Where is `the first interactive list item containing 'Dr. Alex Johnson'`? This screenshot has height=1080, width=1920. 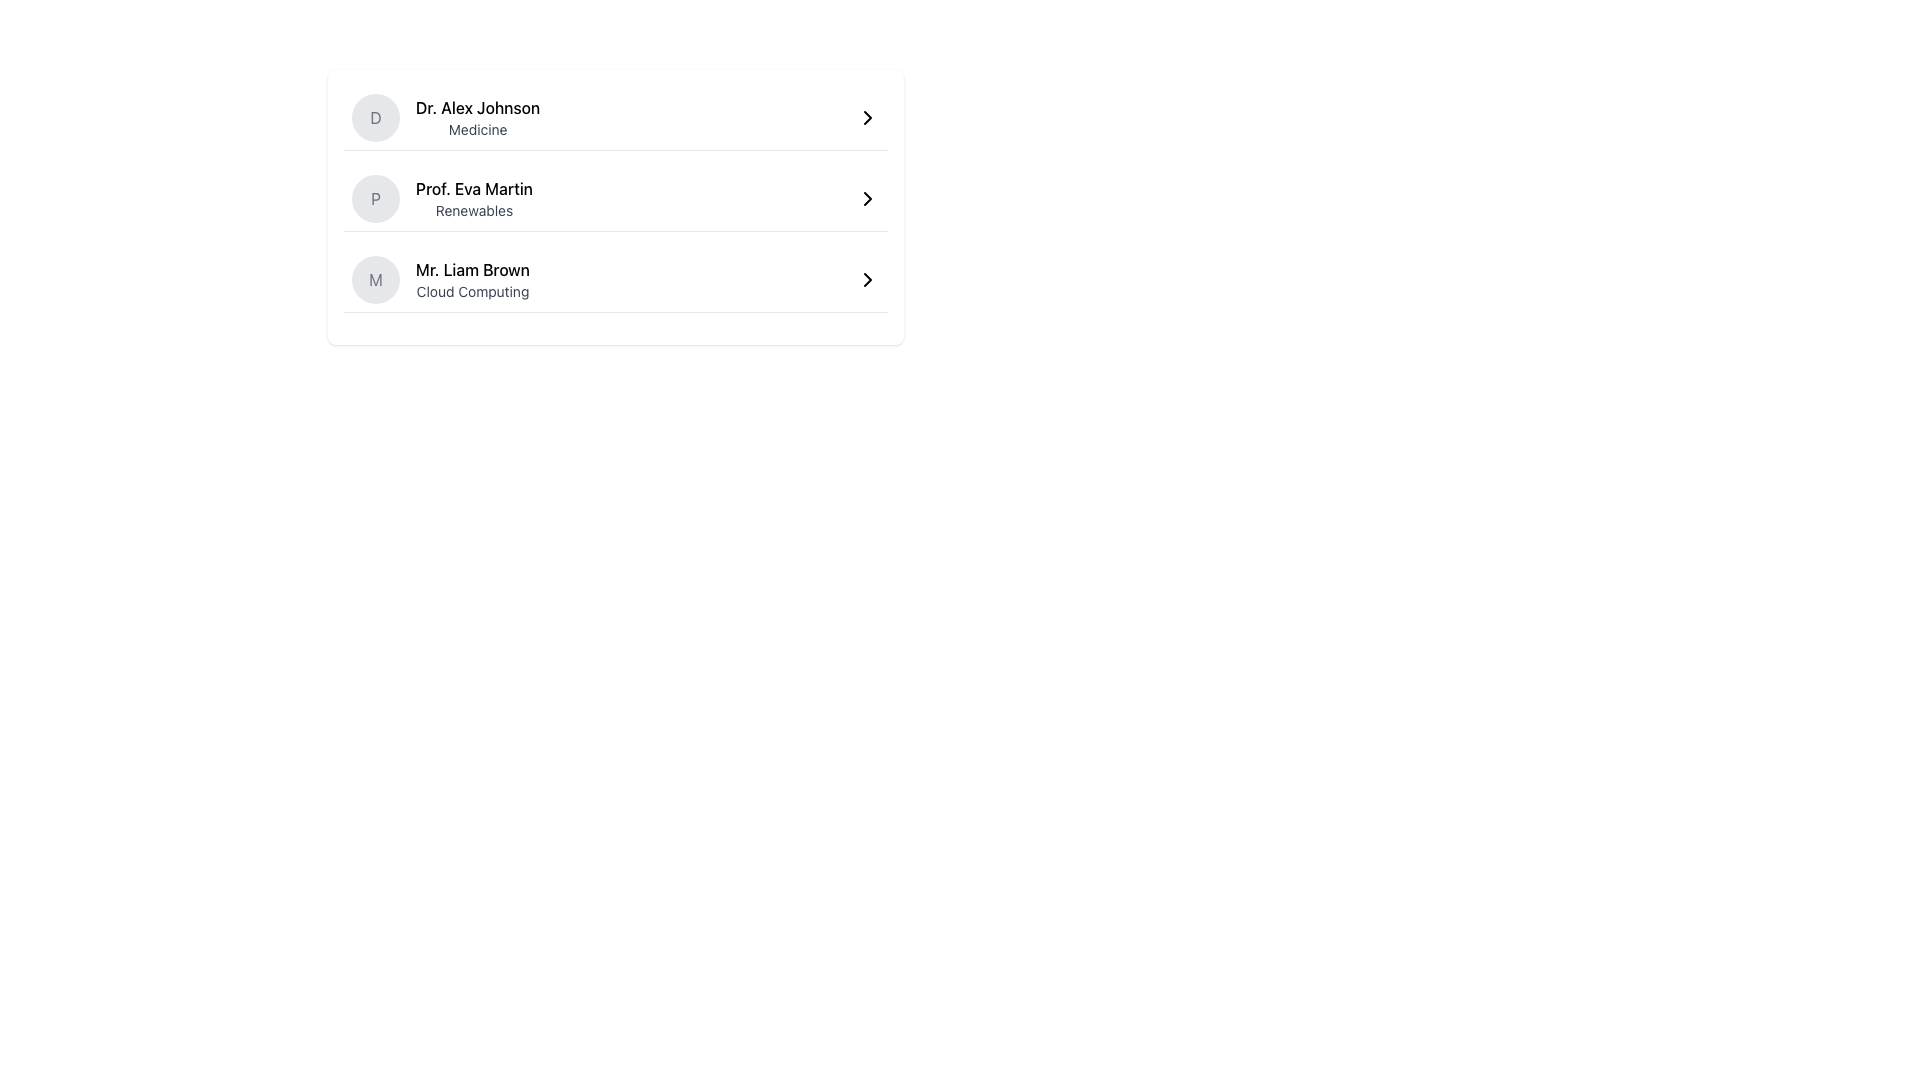
the first interactive list item containing 'Dr. Alex Johnson' is located at coordinates (614, 118).